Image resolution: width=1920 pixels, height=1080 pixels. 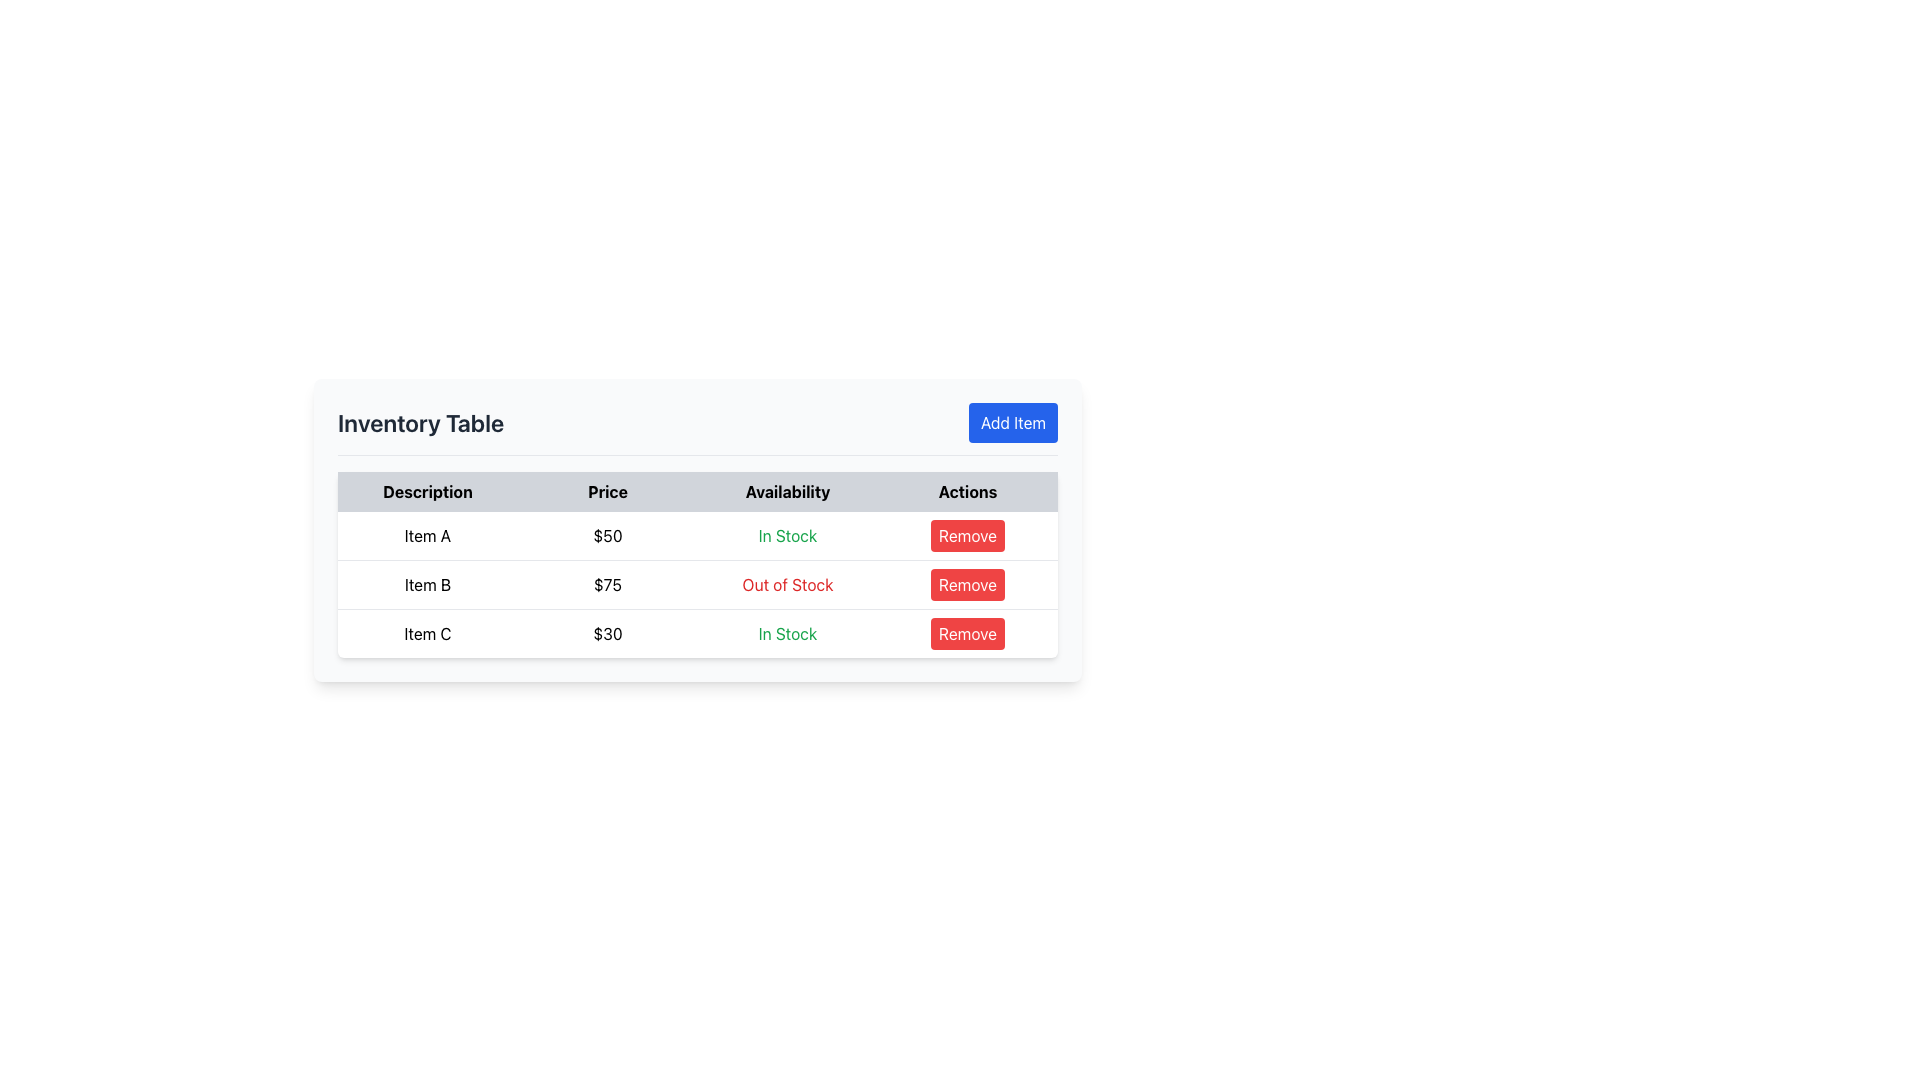 What do you see at coordinates (786, 535) in the screenshot?
I see `the static label displaying 'In Stock' status for 'Item A' in the 'Availability' column of the table` at bounding box center [786, 535].